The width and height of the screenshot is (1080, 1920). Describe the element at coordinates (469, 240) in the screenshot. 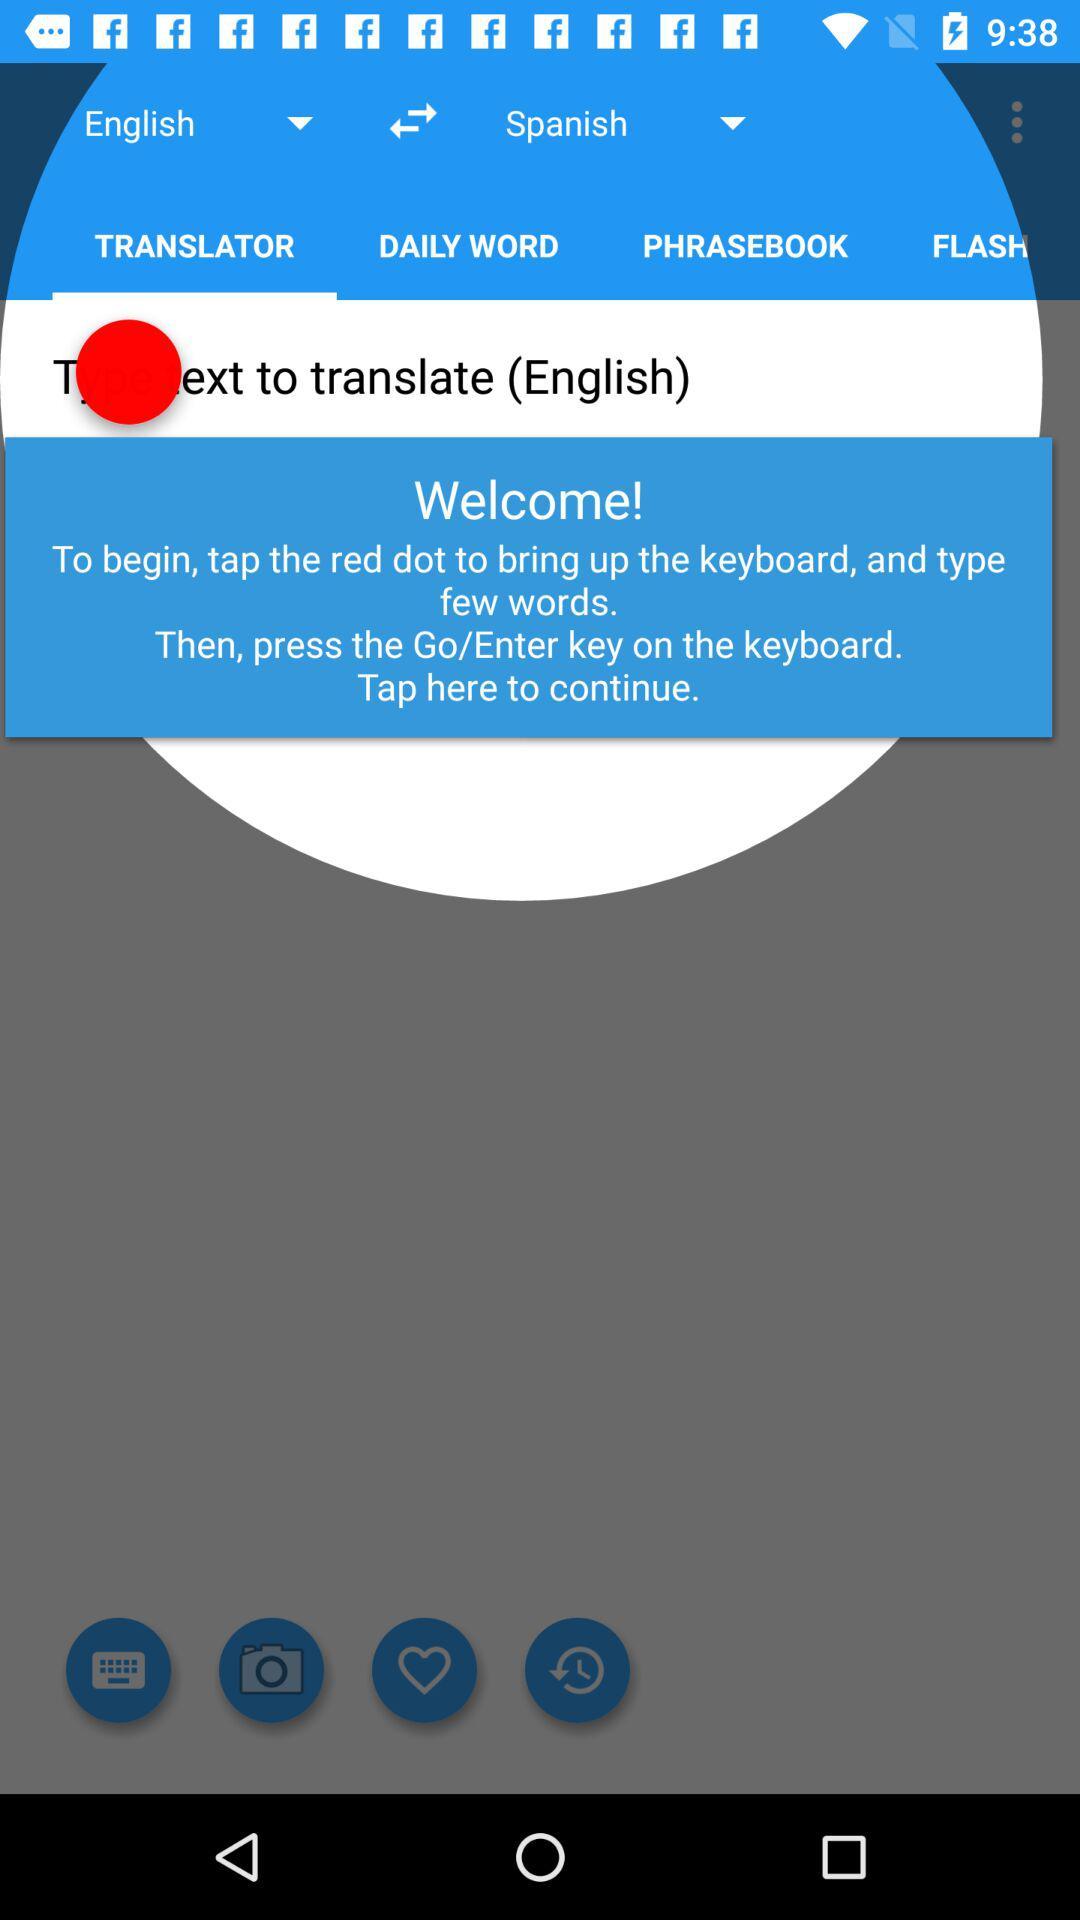

I see `the button next to translator` at that location.